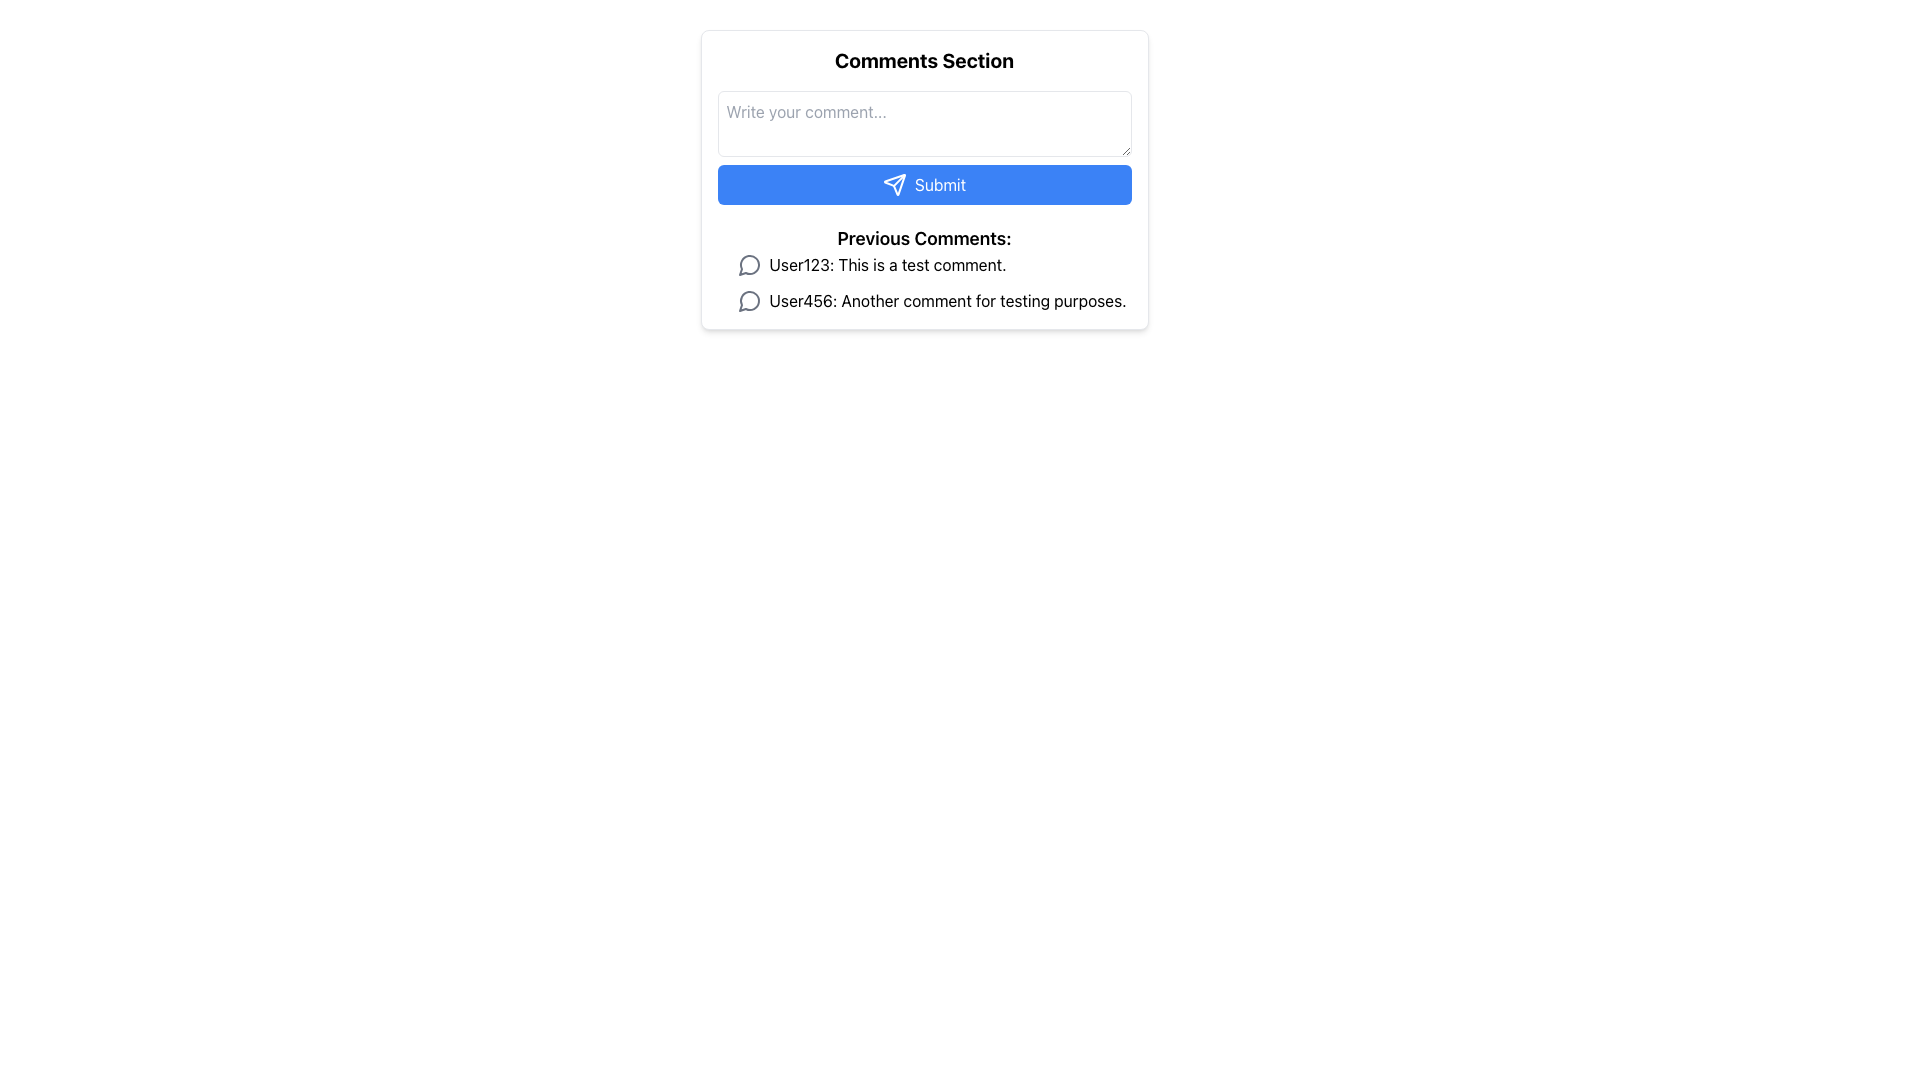 Image resolution: width=1920 pixels, height=1080 pixels. What do you see at coordinates (923, 180) in the screenshot?
I see `the submit button located in the comments section of the modal, which is positioned centrally beneath the text input field labeled 'Write your comment...'` at bounding box center [923, 180].